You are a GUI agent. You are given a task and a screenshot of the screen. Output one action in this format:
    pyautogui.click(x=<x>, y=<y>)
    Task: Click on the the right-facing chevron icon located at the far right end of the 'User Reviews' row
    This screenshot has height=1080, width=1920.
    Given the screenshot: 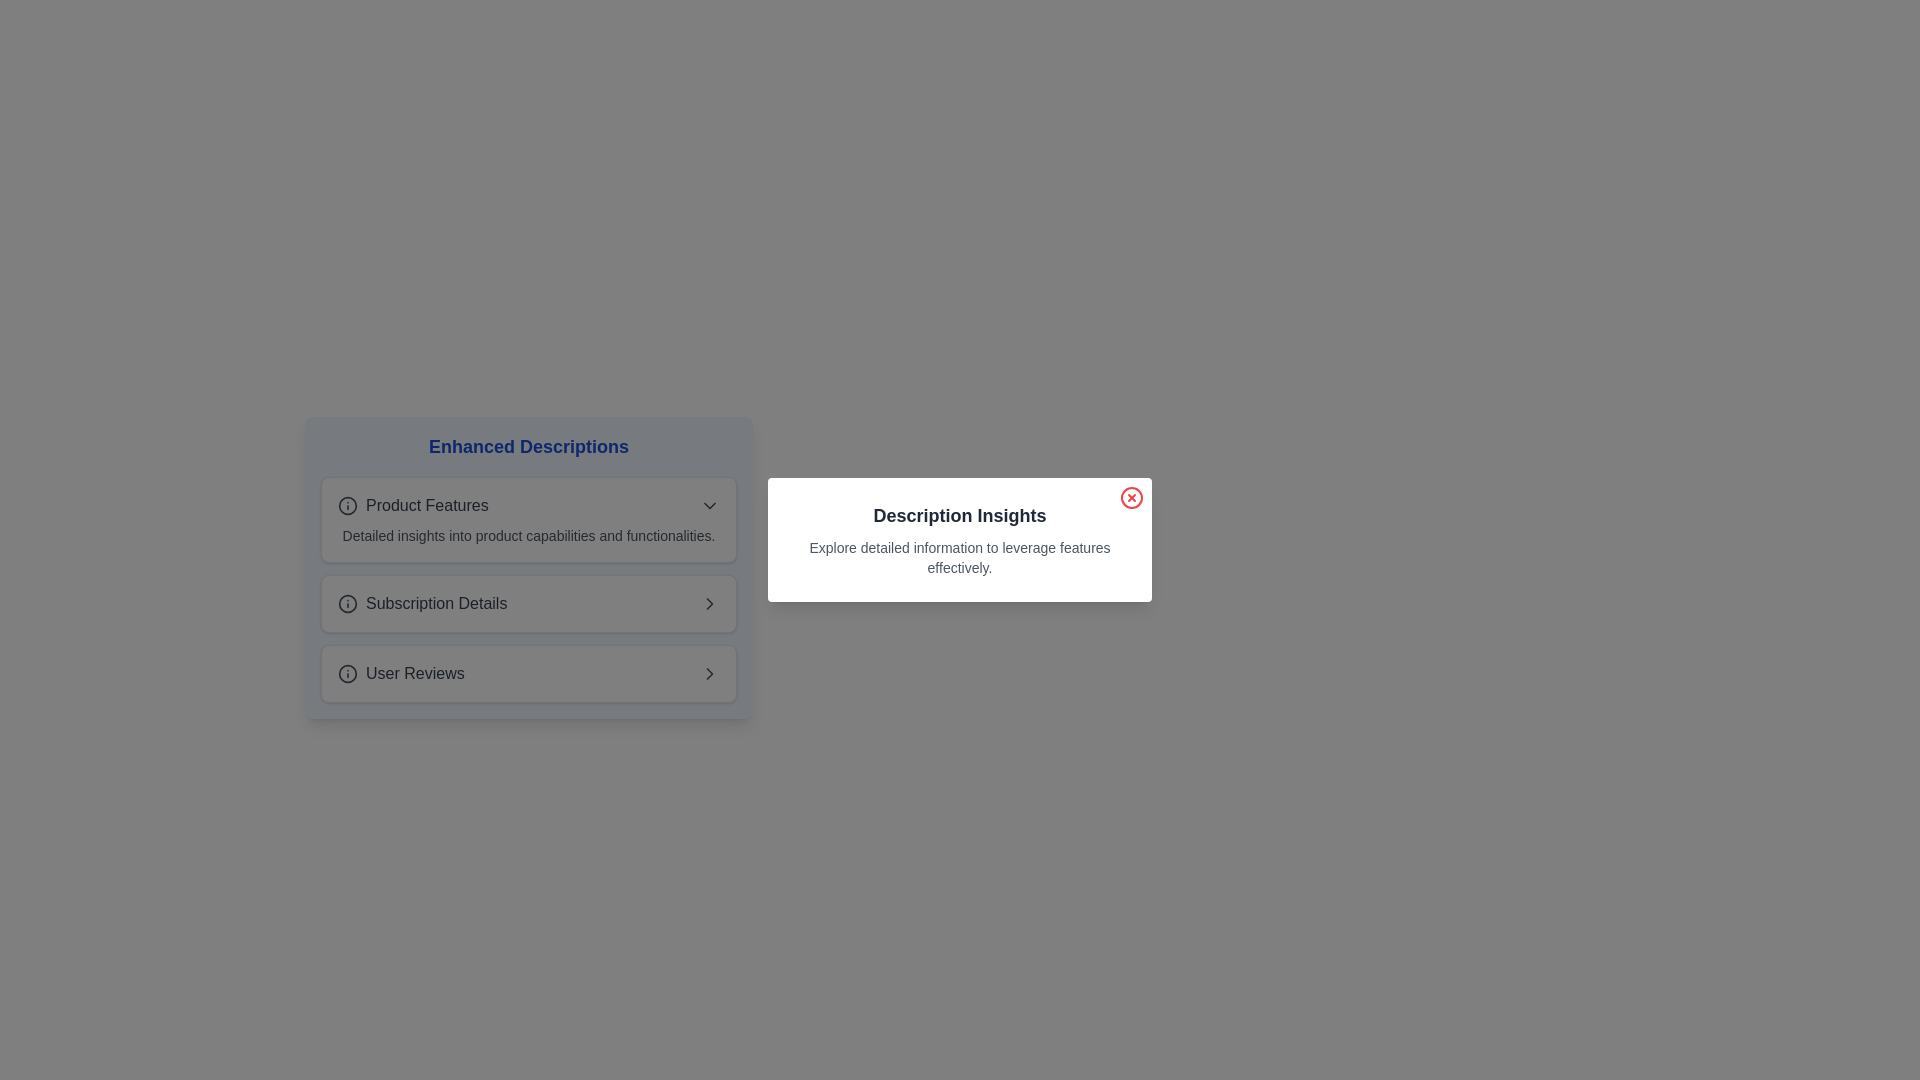 What is the action you would take?
    pyautogui.click(x=710, y=674)
    